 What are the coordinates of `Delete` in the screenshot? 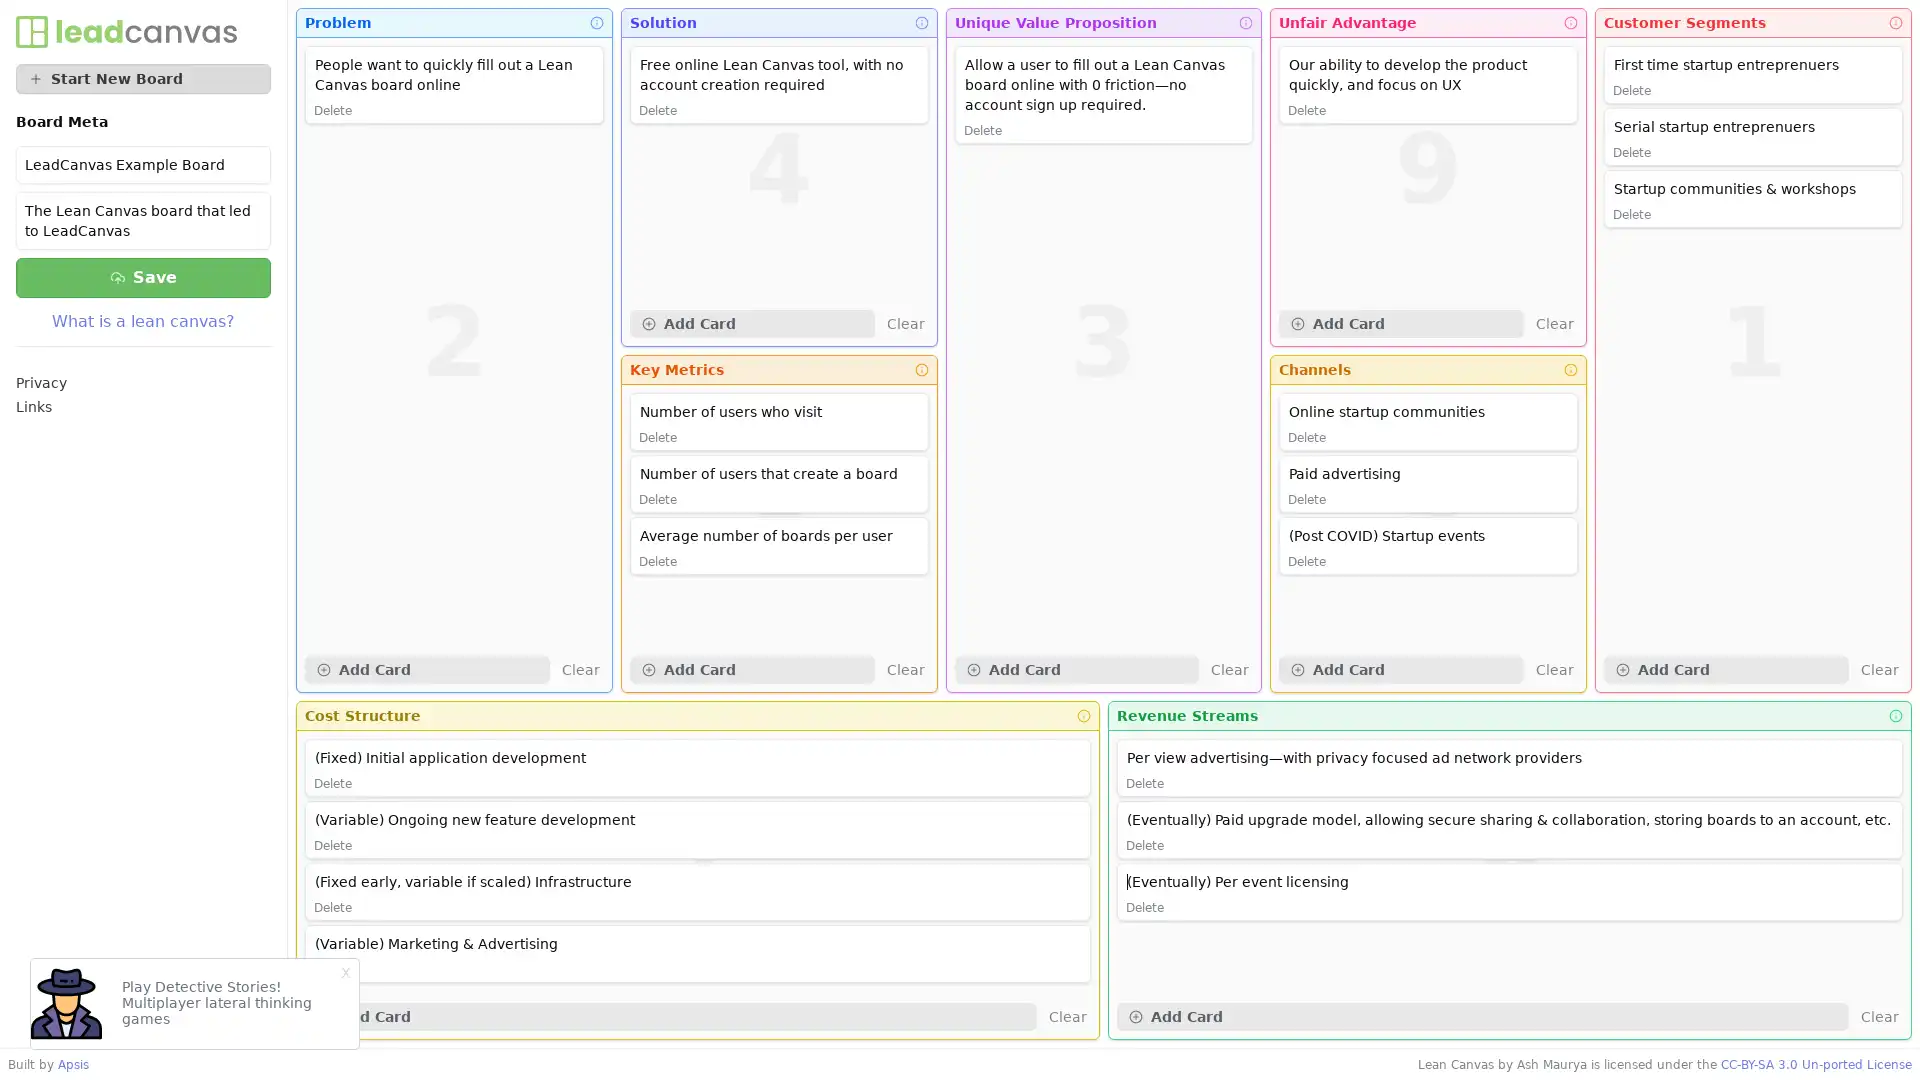 It's located at (1145, 907).